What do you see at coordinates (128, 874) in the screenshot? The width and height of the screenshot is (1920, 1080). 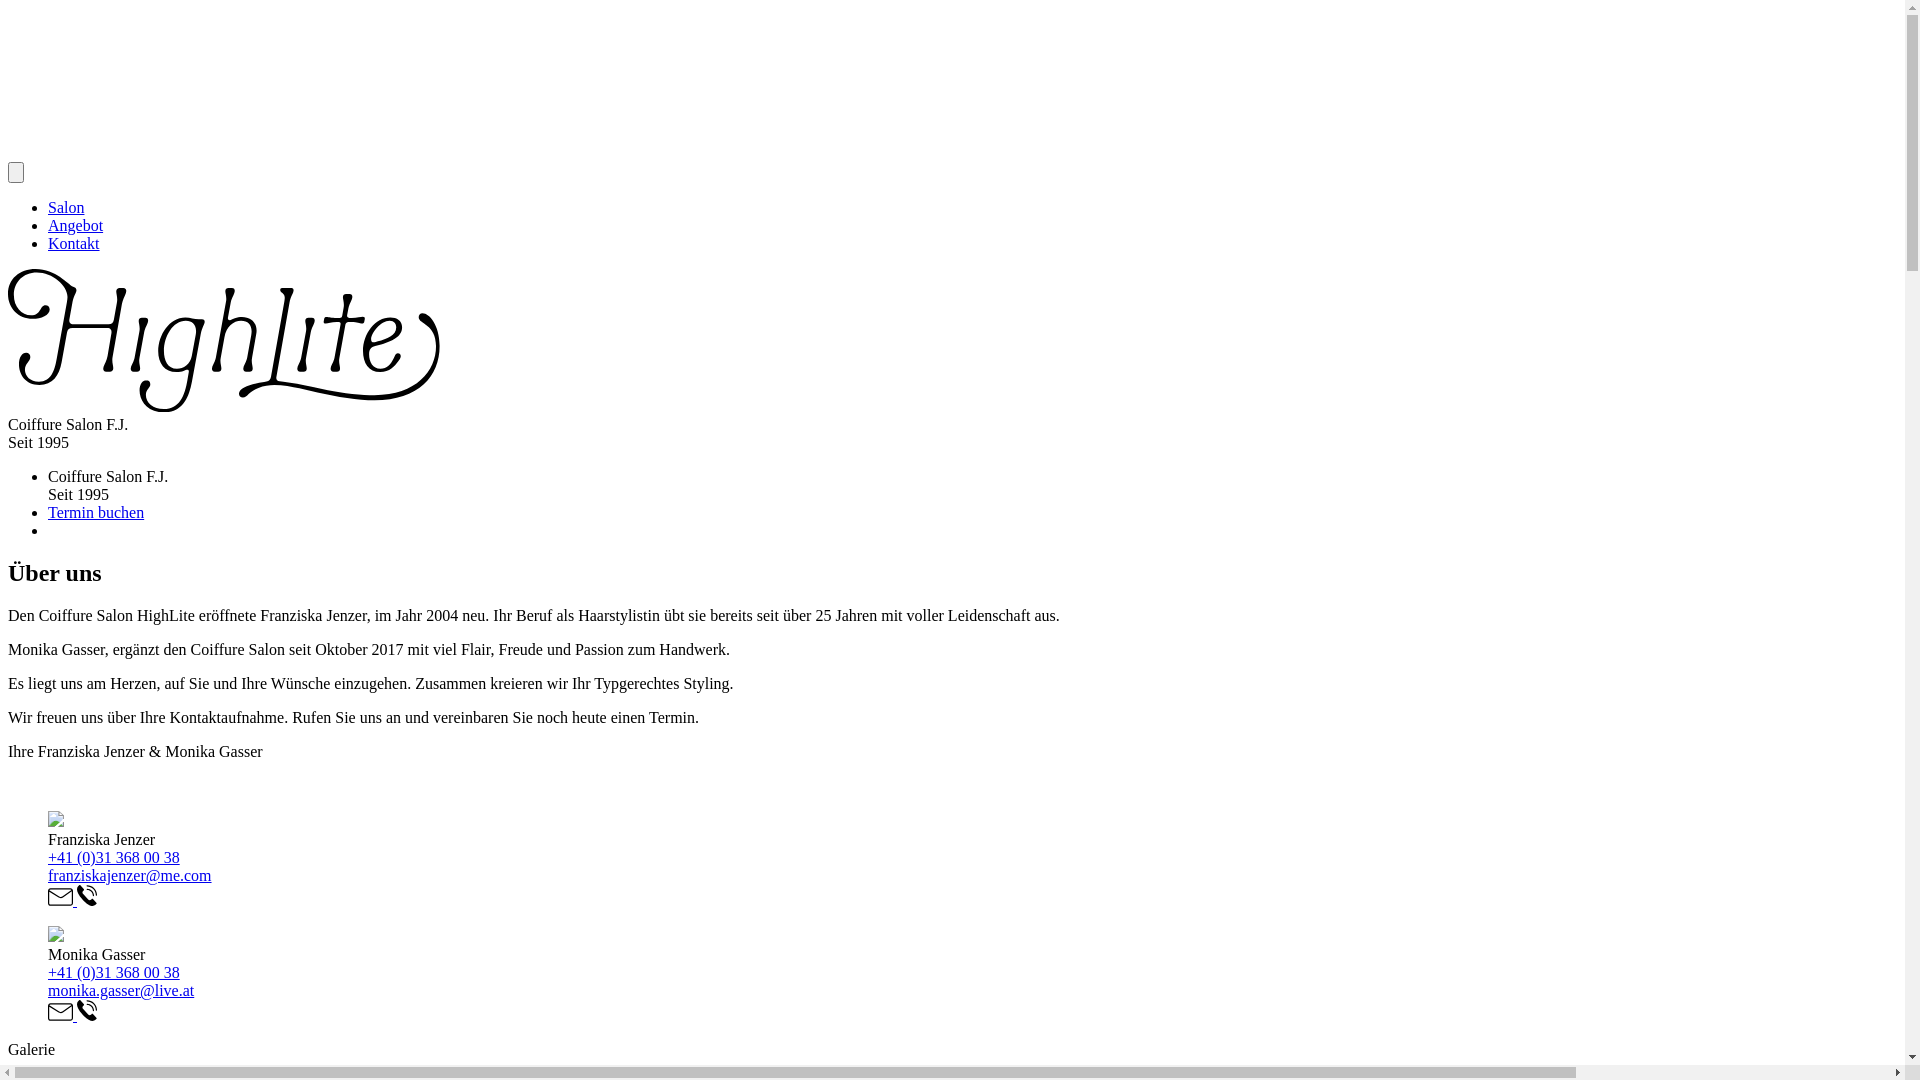 I see `'franziskajenzer@me.com'` at bounding box center [128, 874].